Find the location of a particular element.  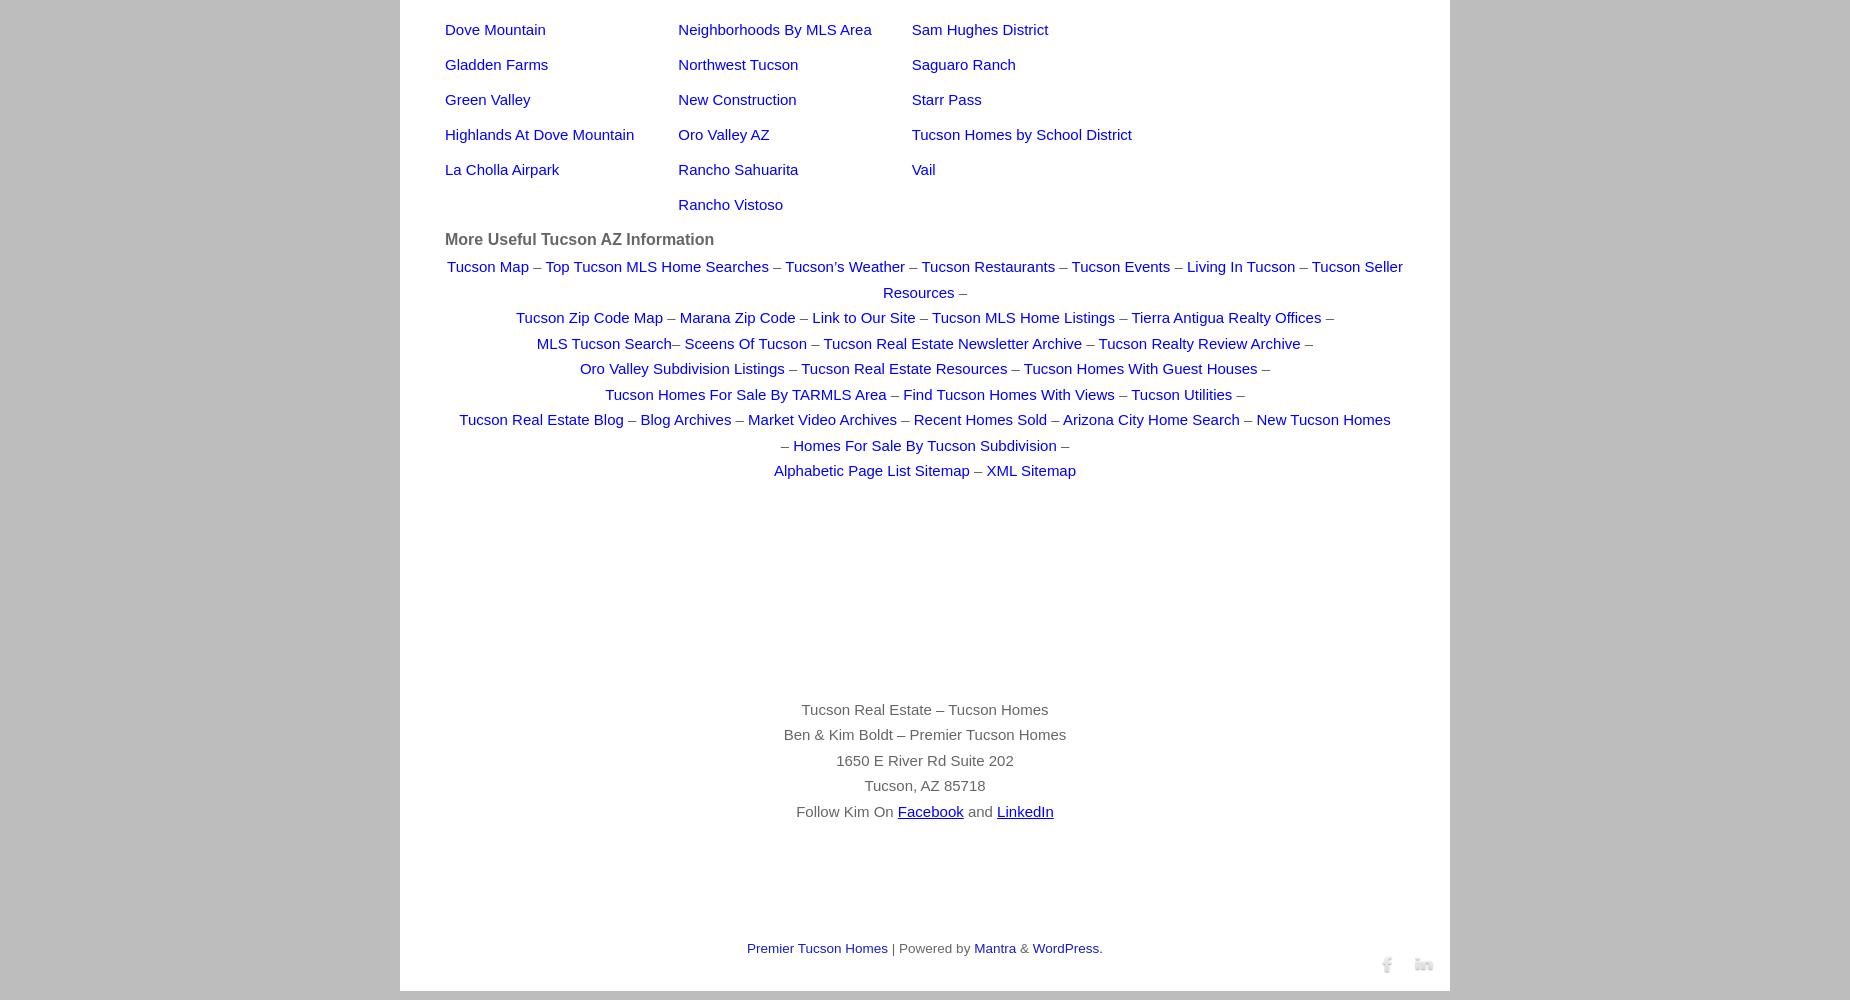

'New Construction' is located at coordinates (737, 97).